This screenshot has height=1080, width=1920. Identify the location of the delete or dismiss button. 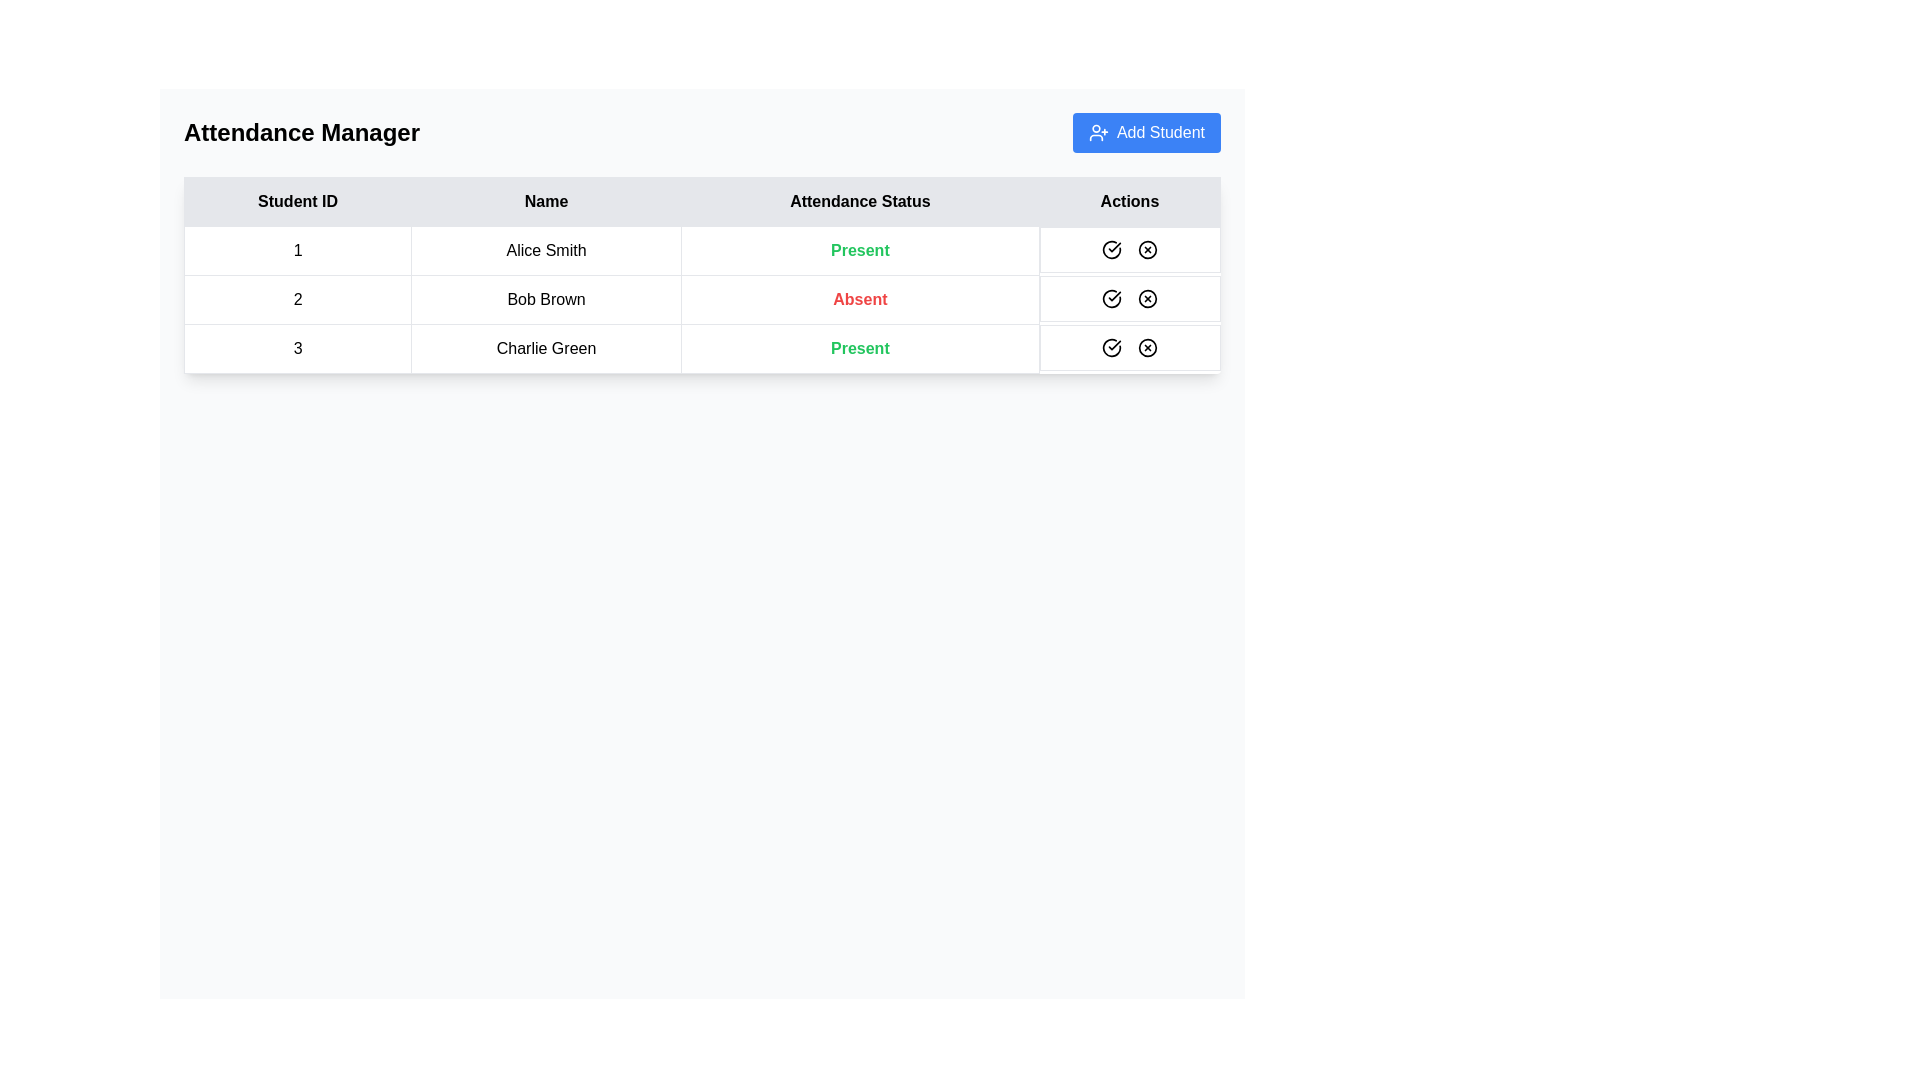
(1148, 249).